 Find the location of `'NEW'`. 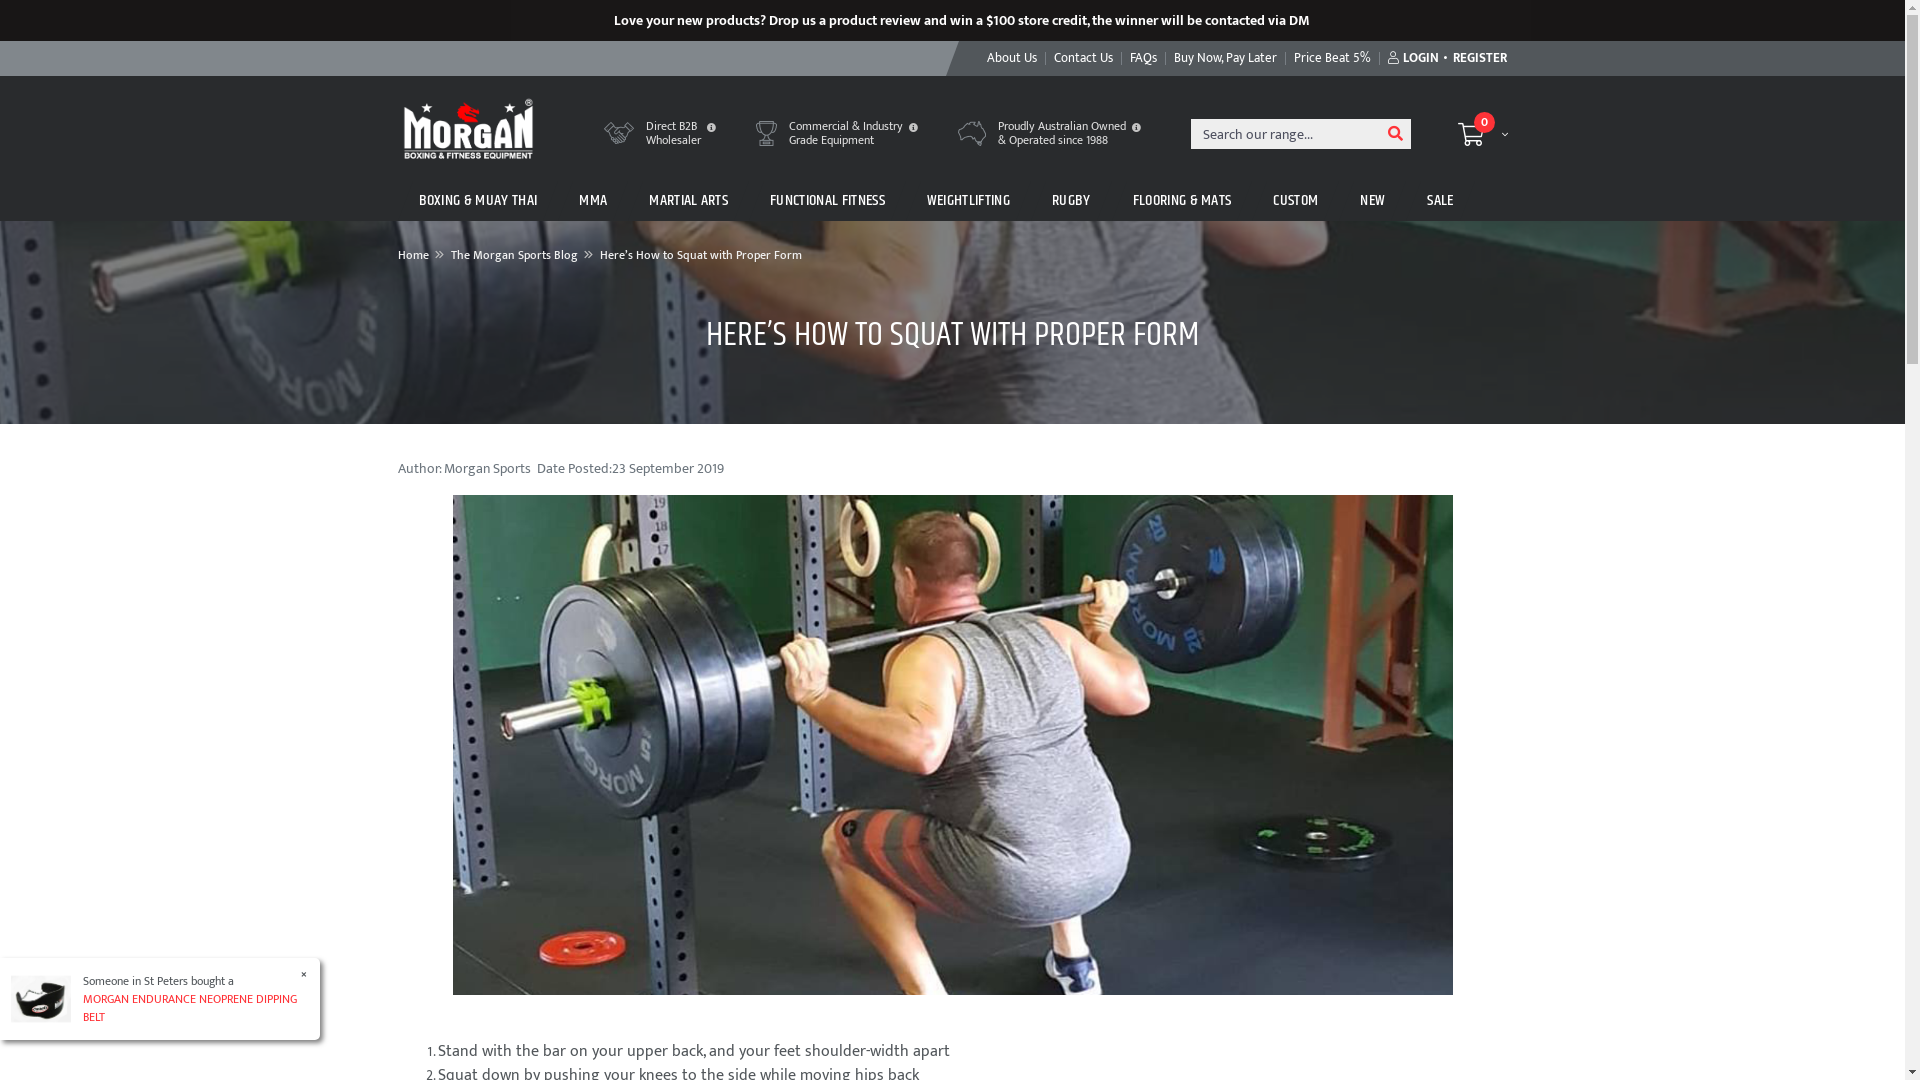

'NEW' is located at coordinates (1371, 200).